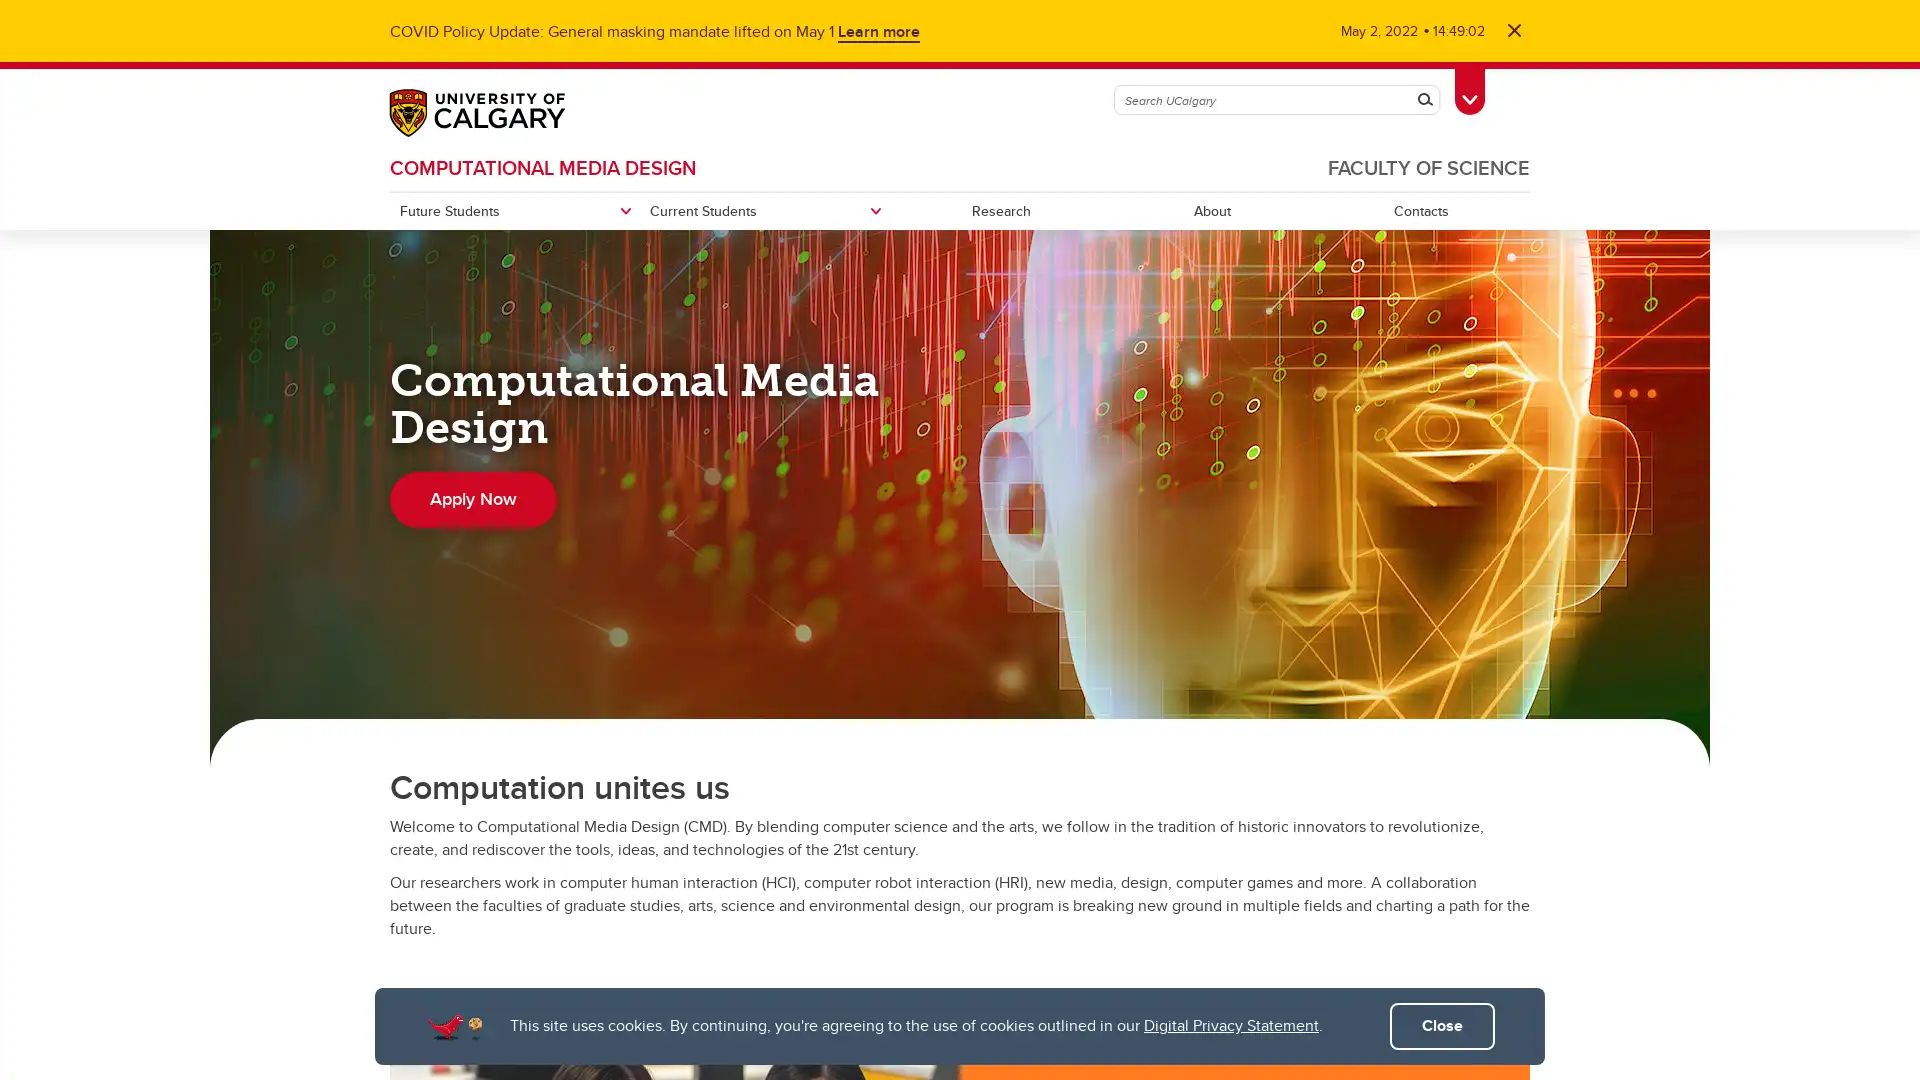  What do you see at coordinates (1469, 87) in the screenshot?
I see `Toggle Toolbox` at bounding box center [1469, 87].